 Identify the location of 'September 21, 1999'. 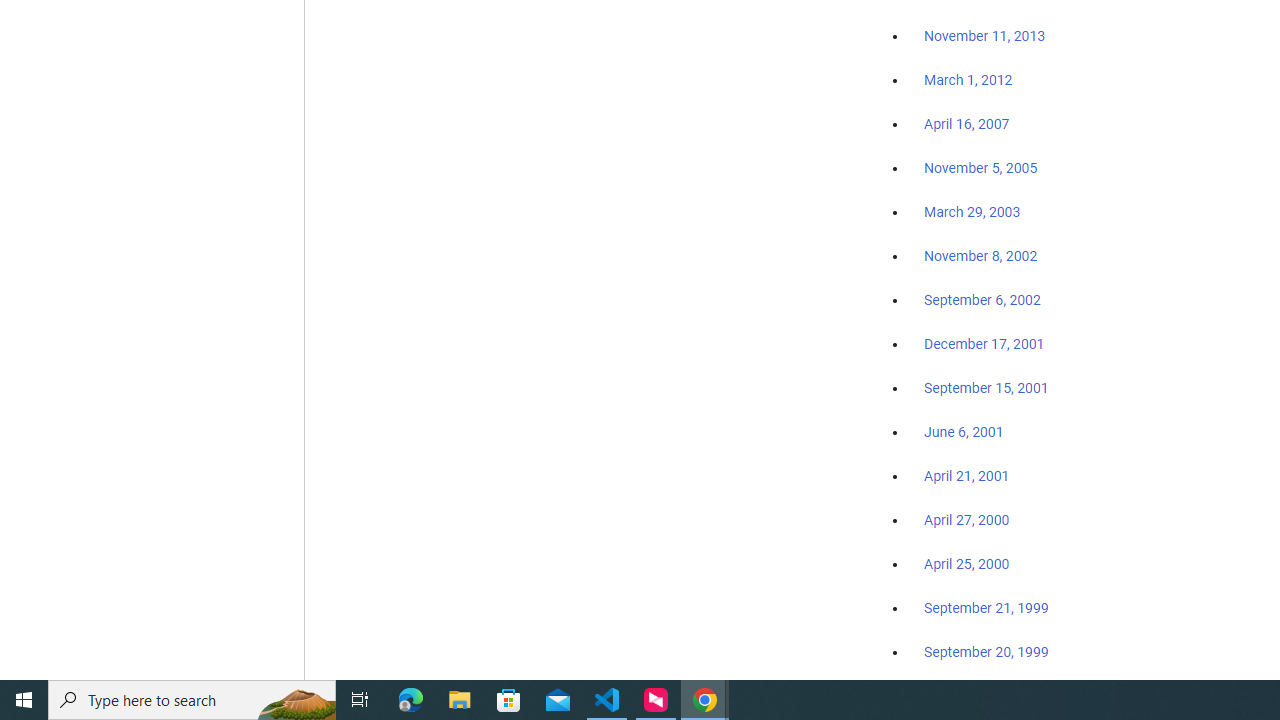
(986, 607).